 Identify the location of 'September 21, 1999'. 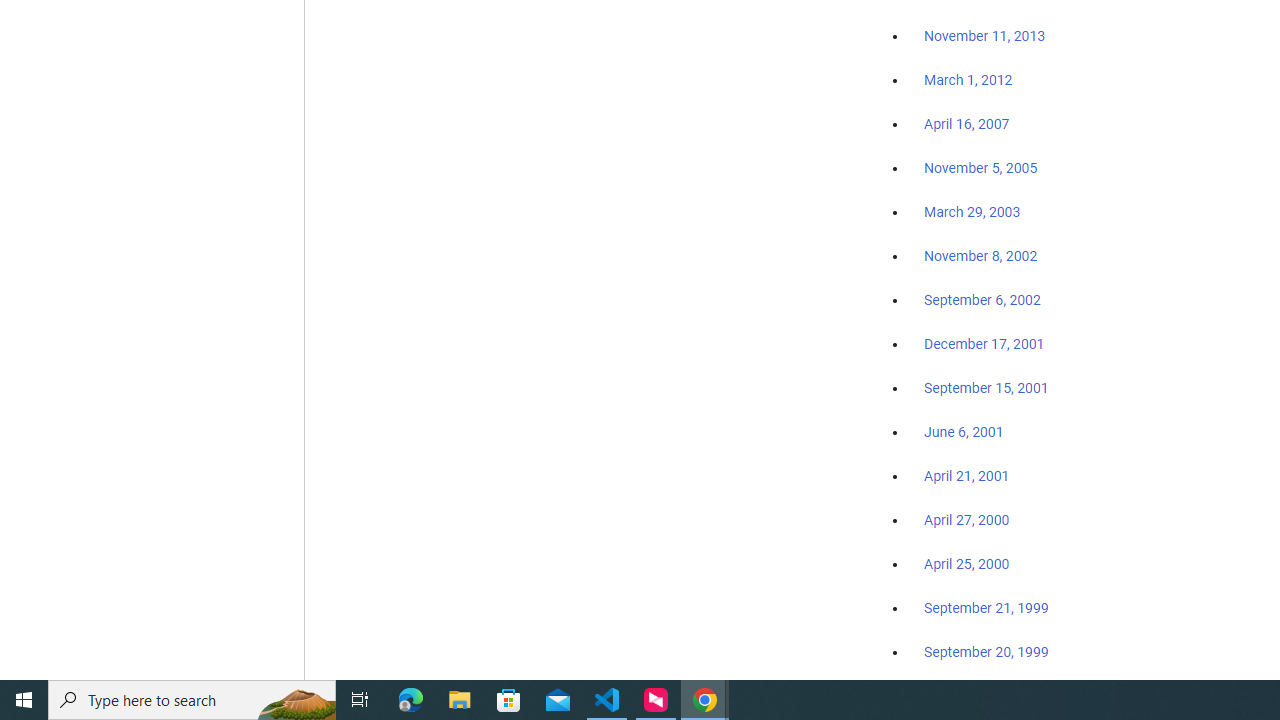
(986, 607).